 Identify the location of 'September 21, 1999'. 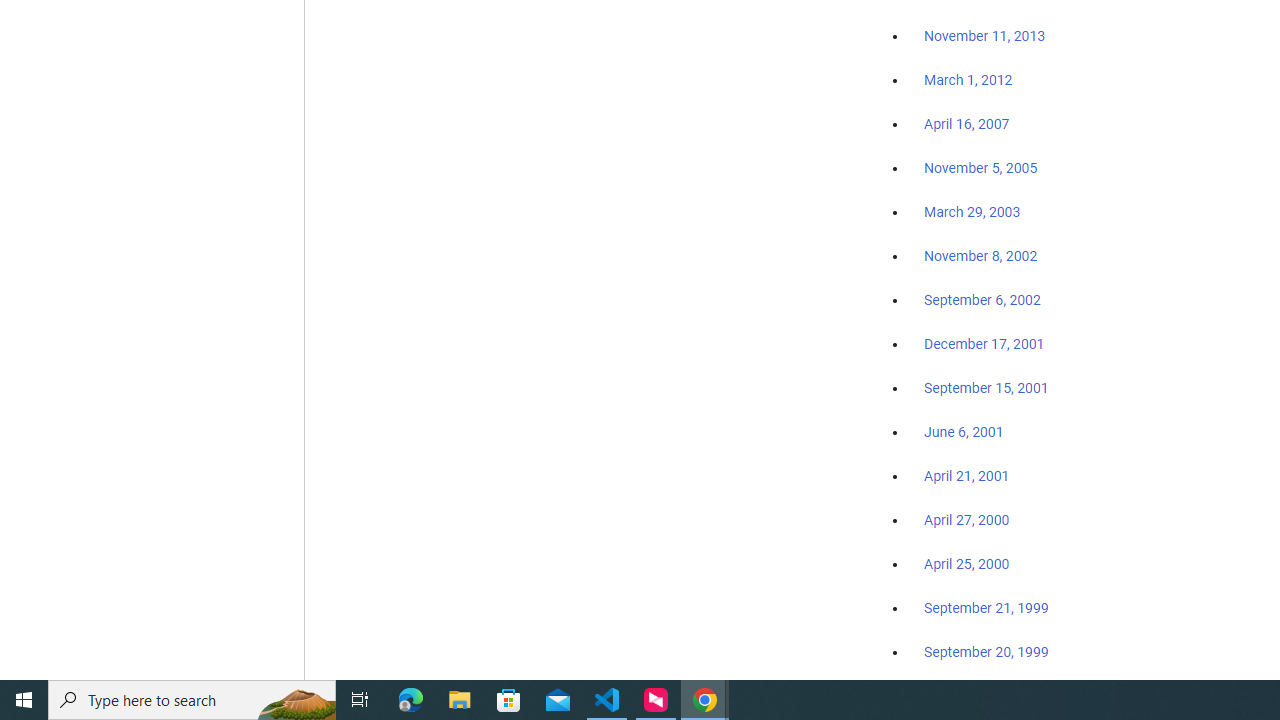
(986, 607).